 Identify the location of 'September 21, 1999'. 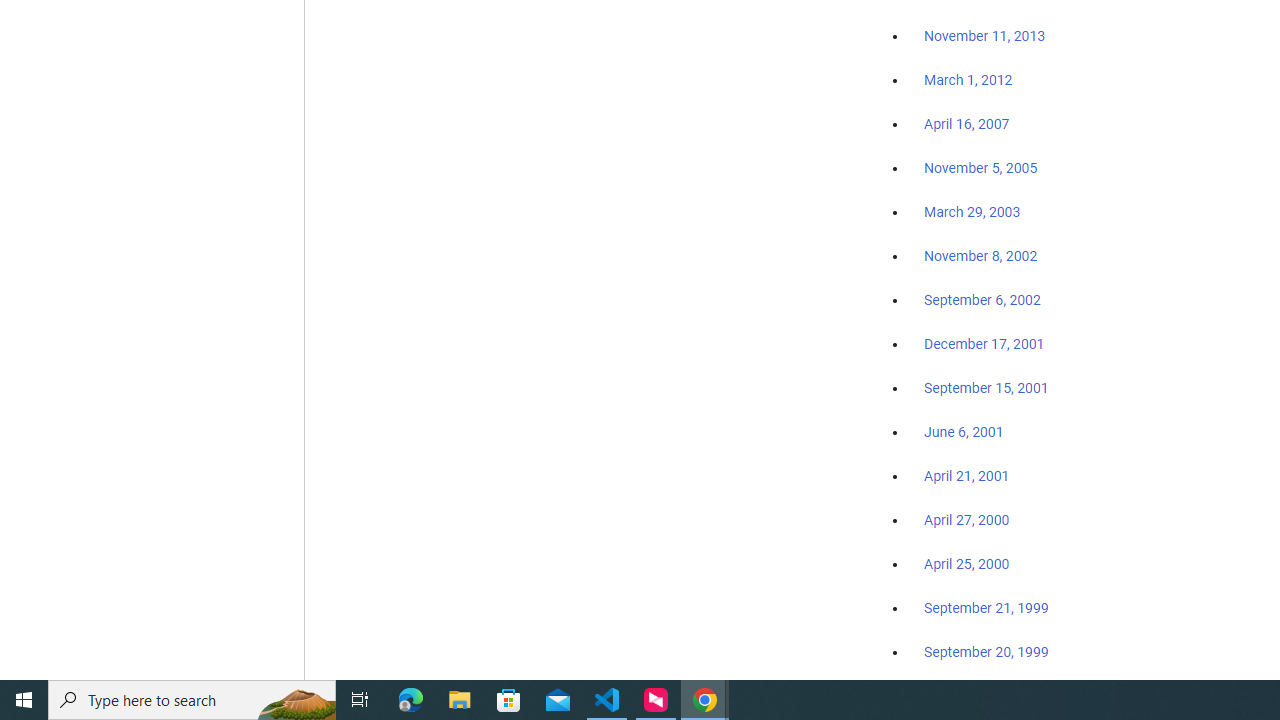
(986, 607).